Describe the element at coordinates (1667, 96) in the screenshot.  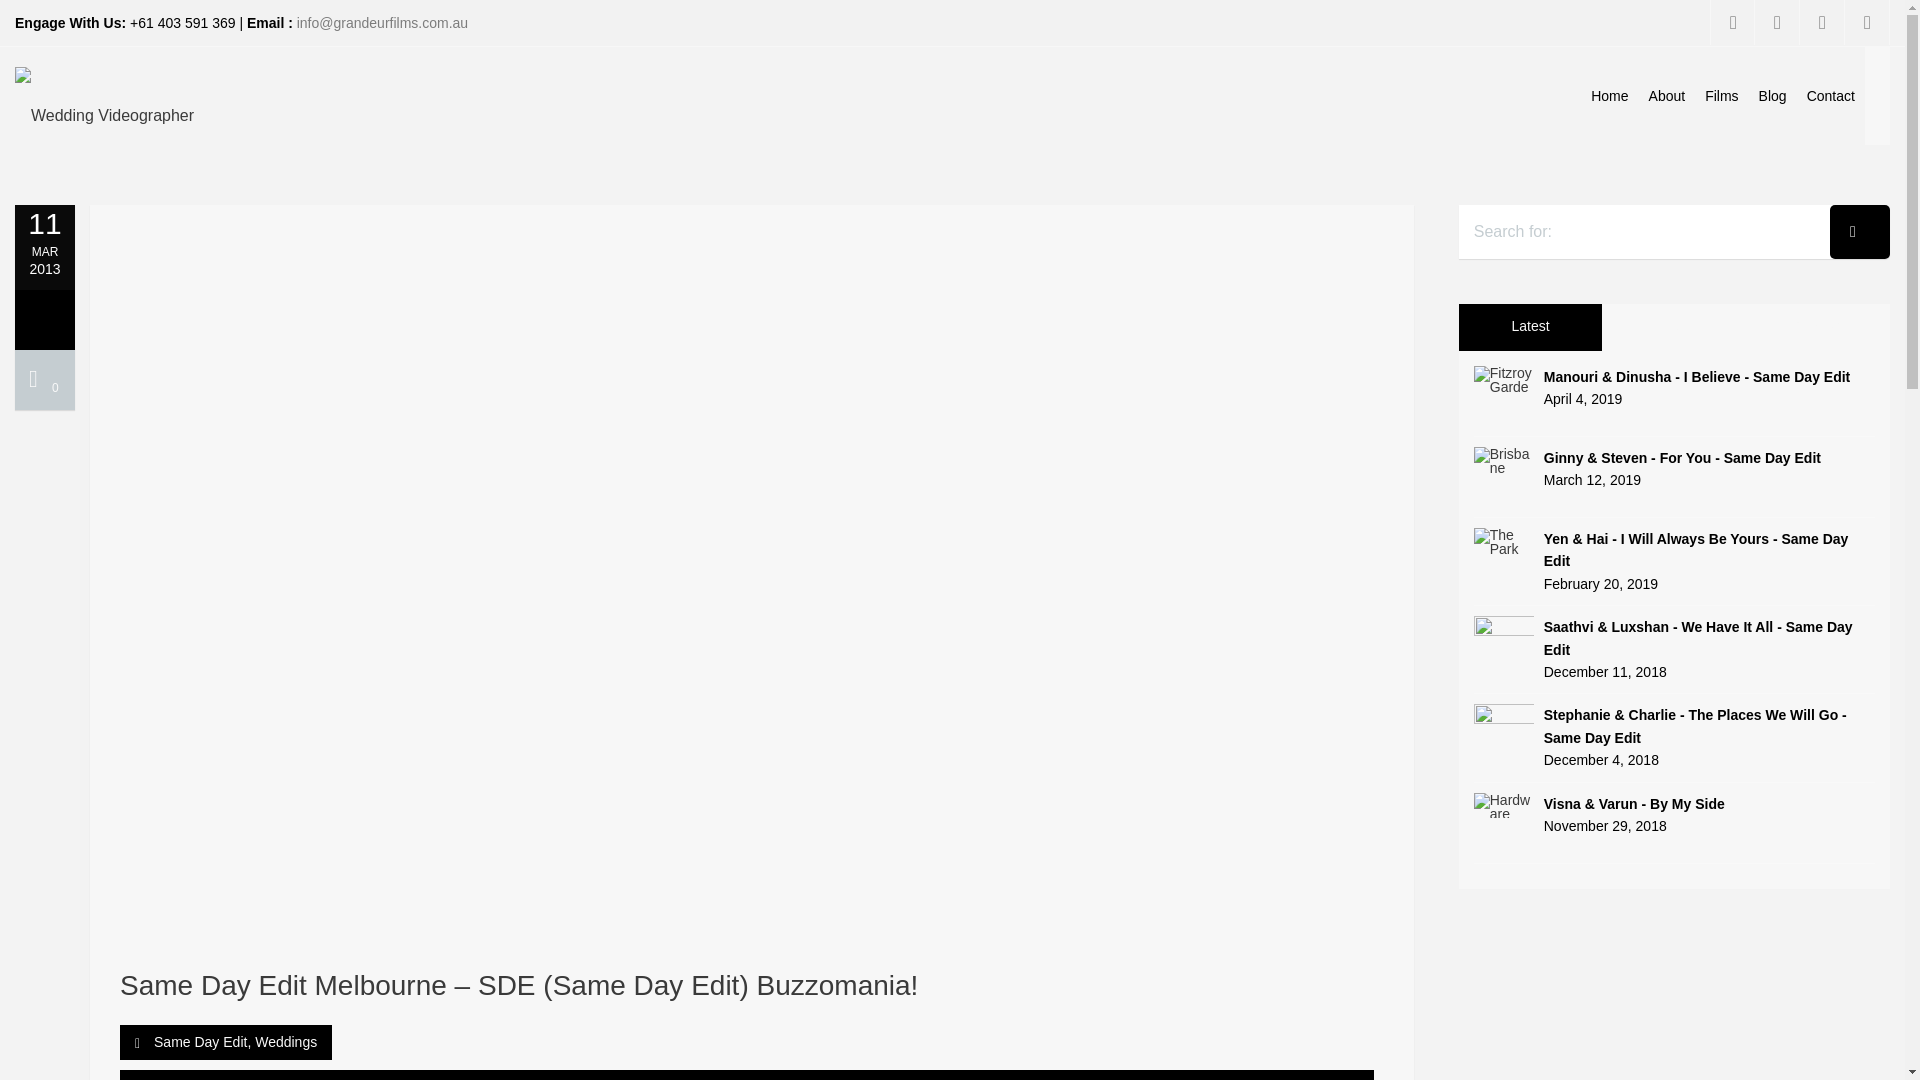
I see `'About'` at that location.